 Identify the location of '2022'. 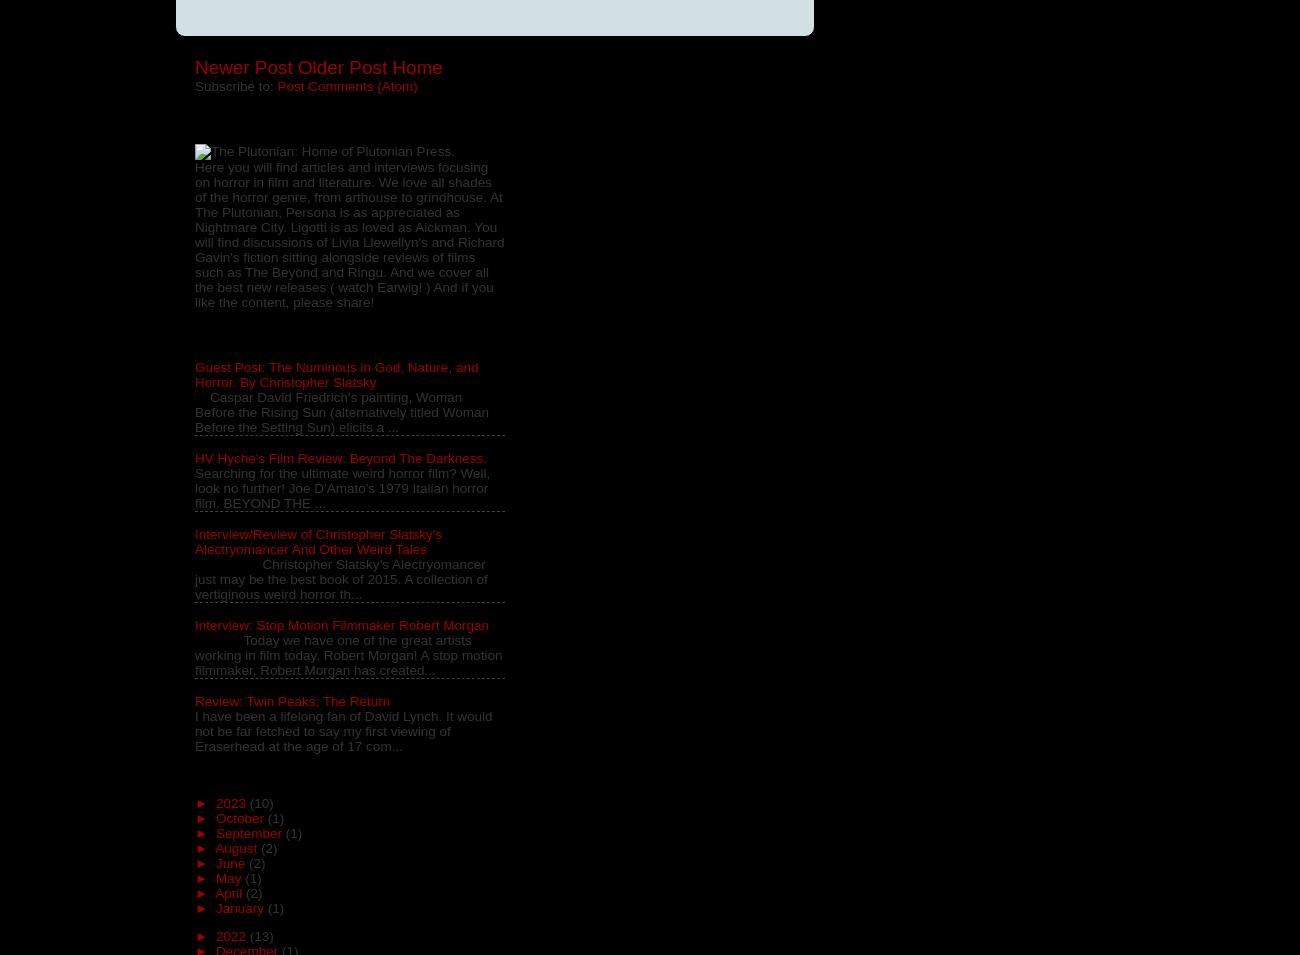
(231, 936).